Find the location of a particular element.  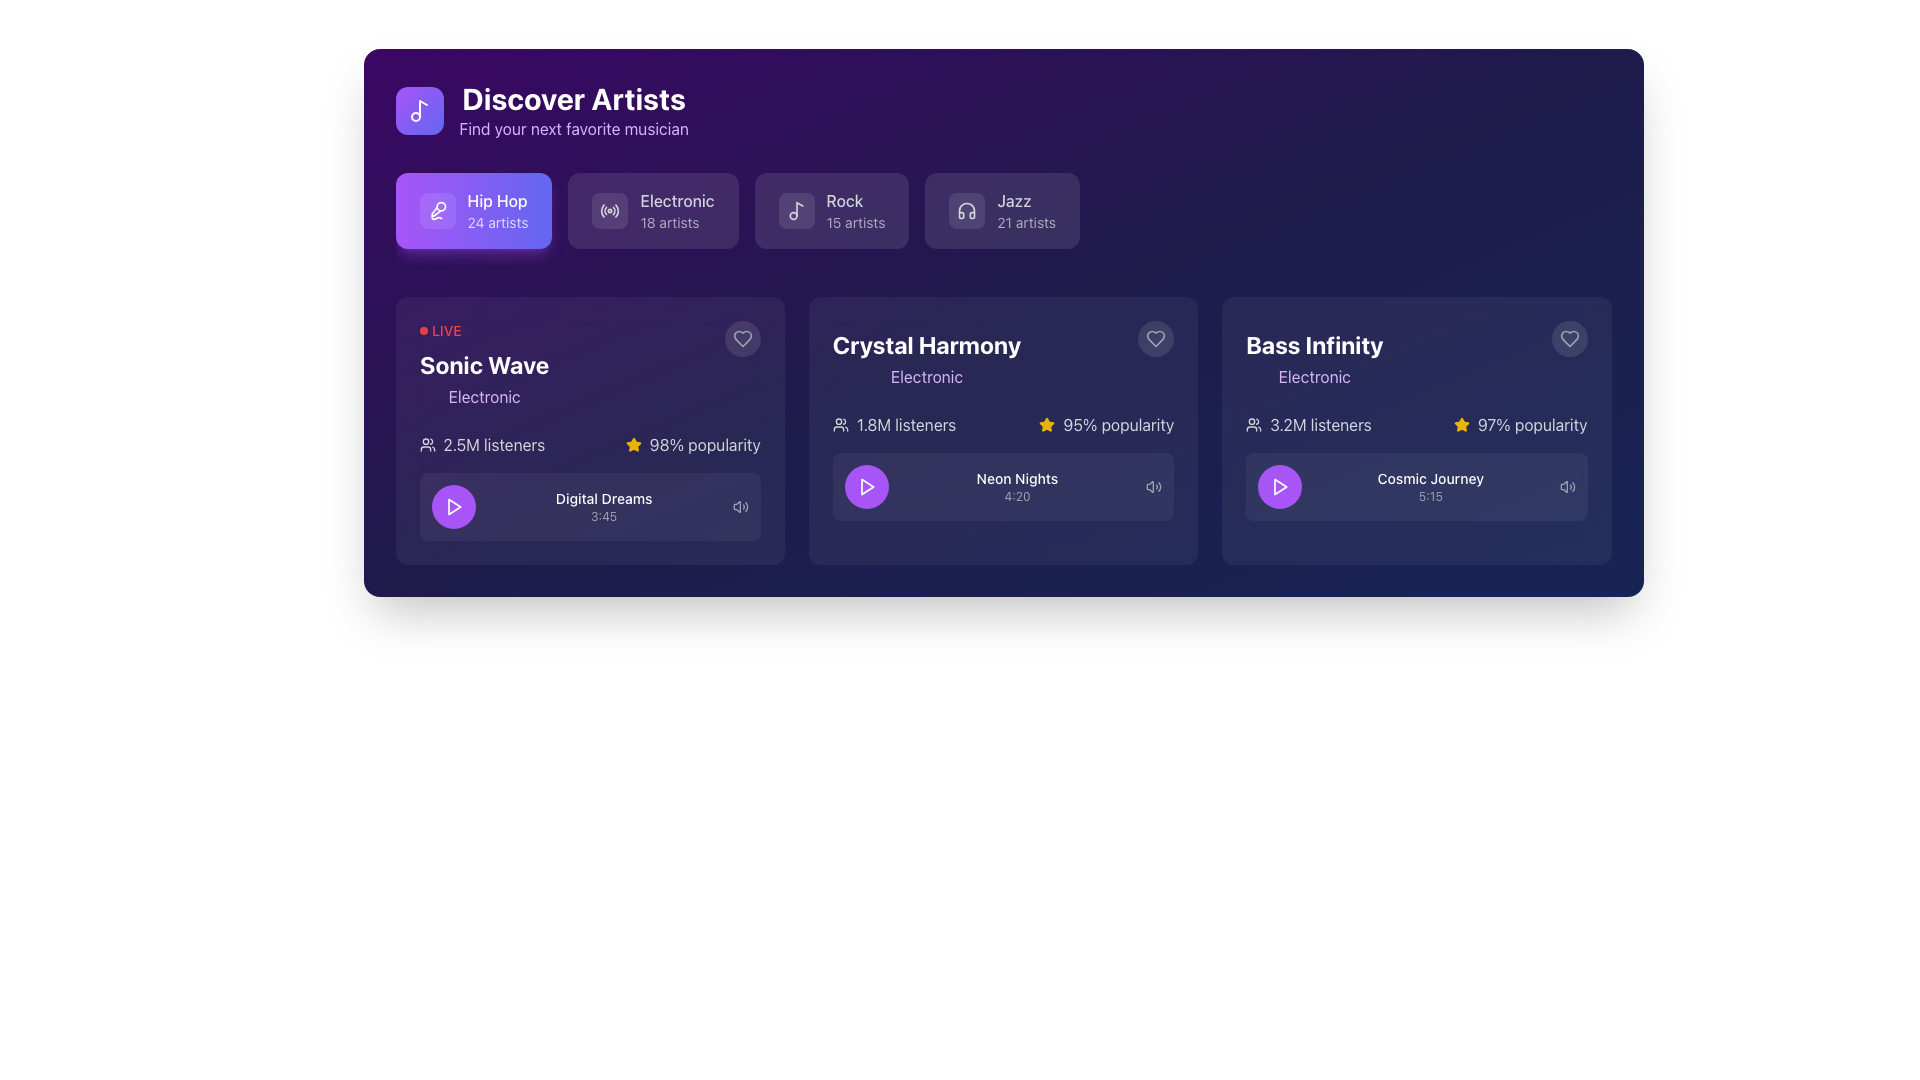

the musical note icon, which is positioned inside a purple square background to the left of the text 'Discover Artists' is located at coordinates (418, 111).